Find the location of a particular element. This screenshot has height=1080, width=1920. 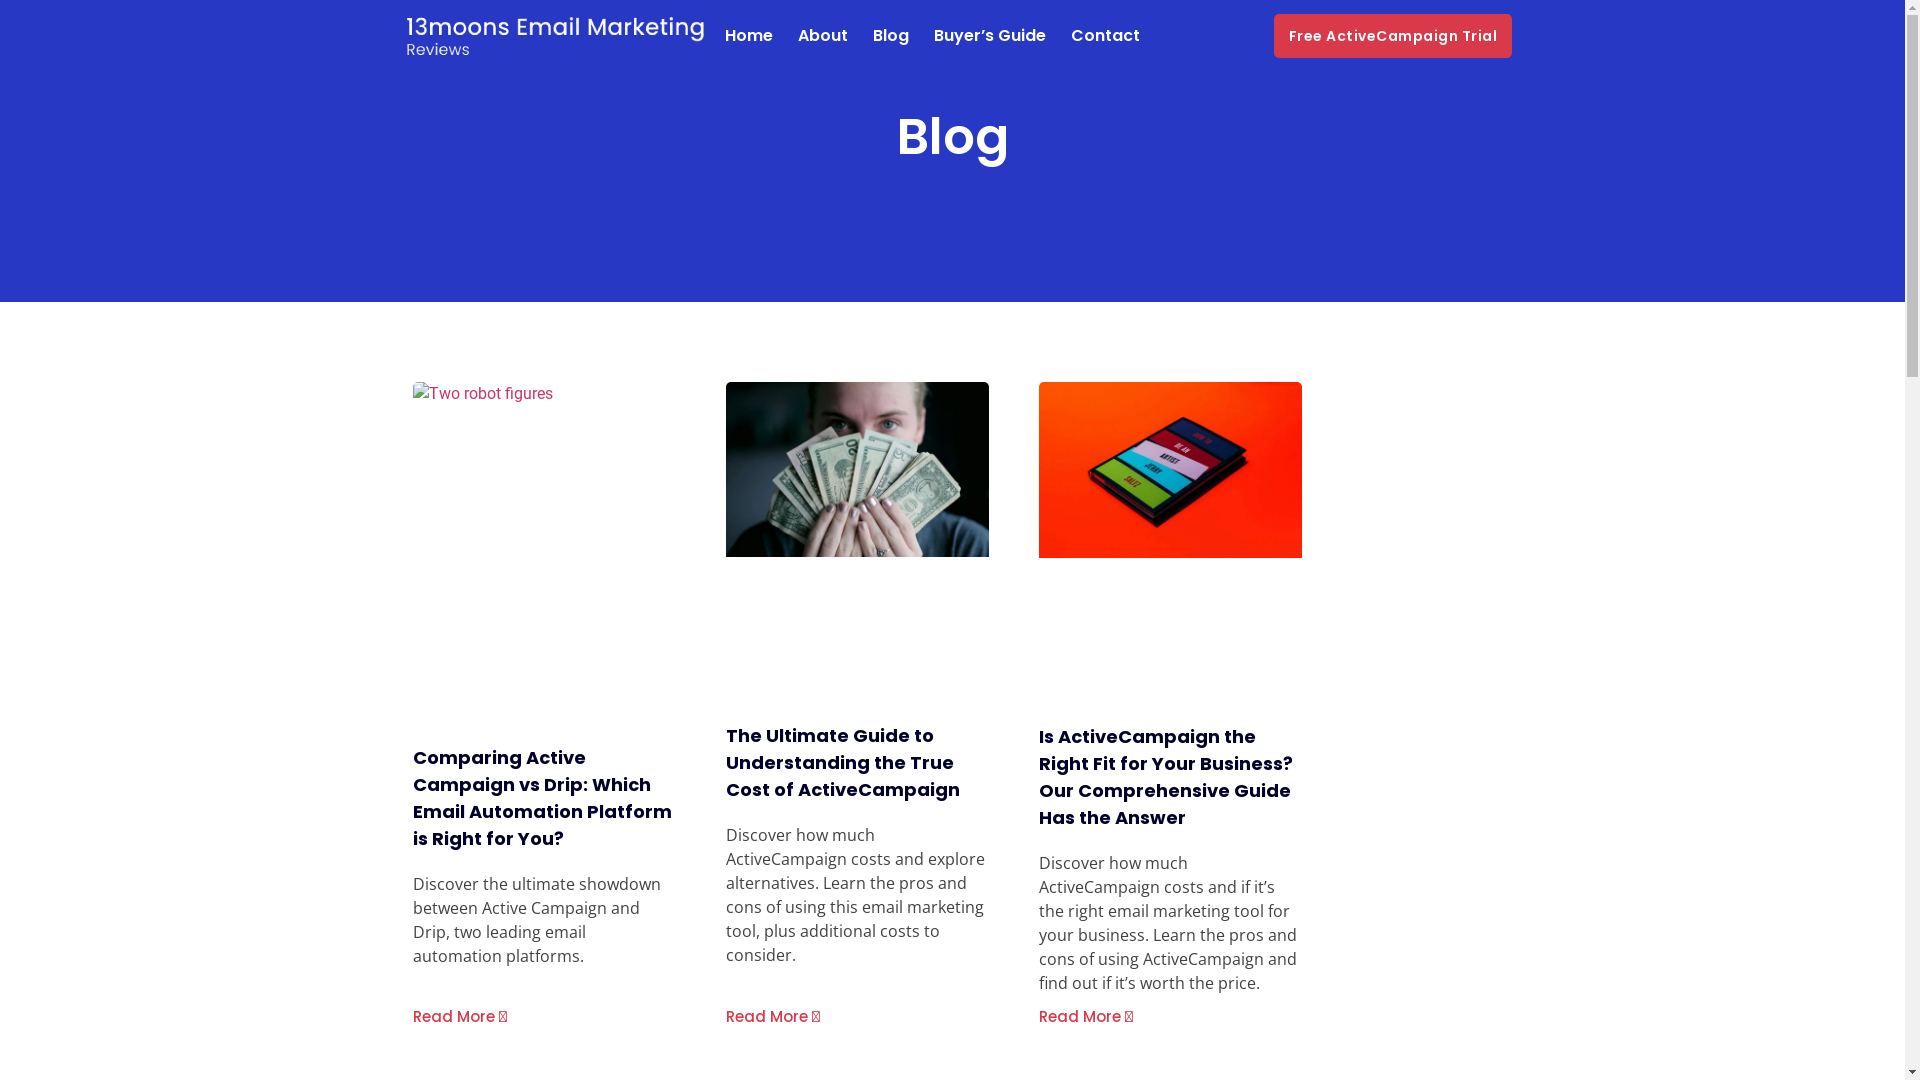

'Free ActiveCampaign Trial' is located at coordinates (1392, 35).